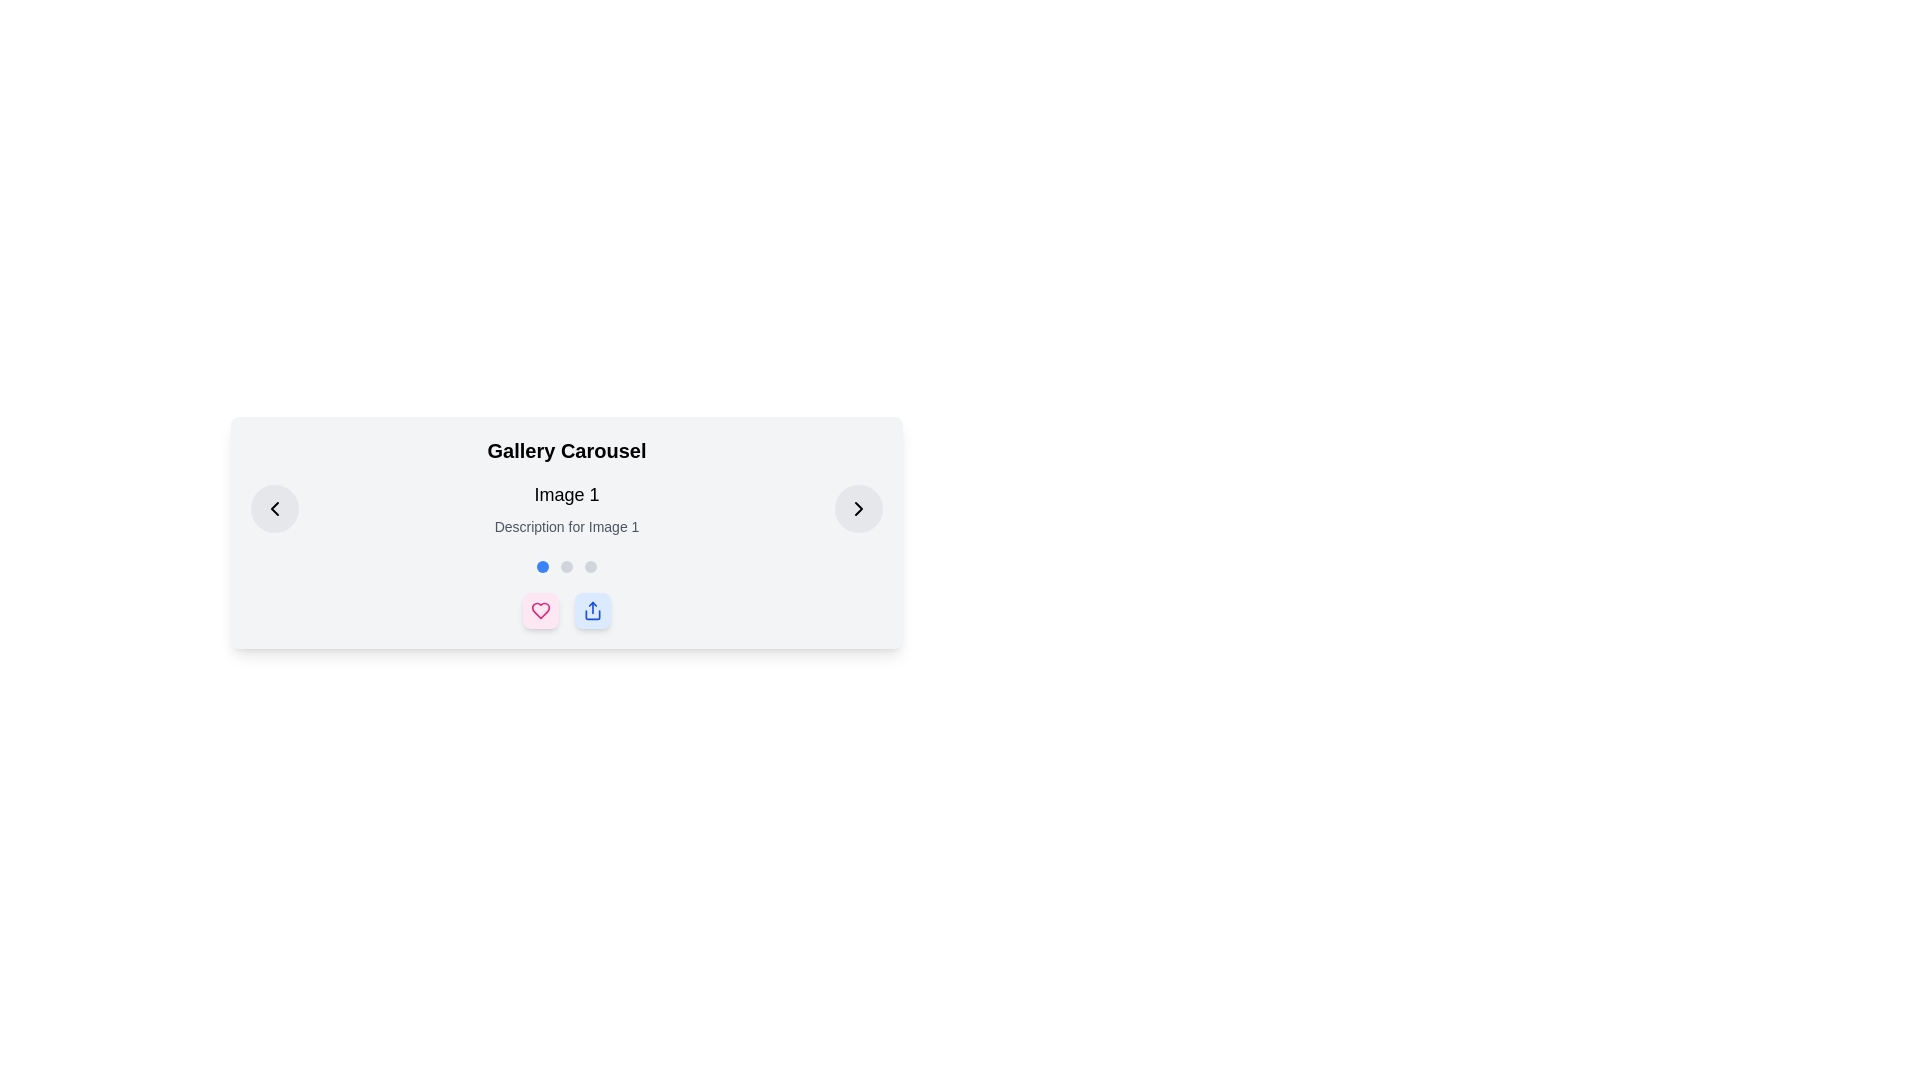  What do you see at coordinates (565, 567) in the screenshot?
I see `the middle circular progress indicator, which is a small gray indicator located in the lower portion of the carousel, positioned between a blue indicator on the left and another gray indicator on the right` at bounding box center [565, 567].